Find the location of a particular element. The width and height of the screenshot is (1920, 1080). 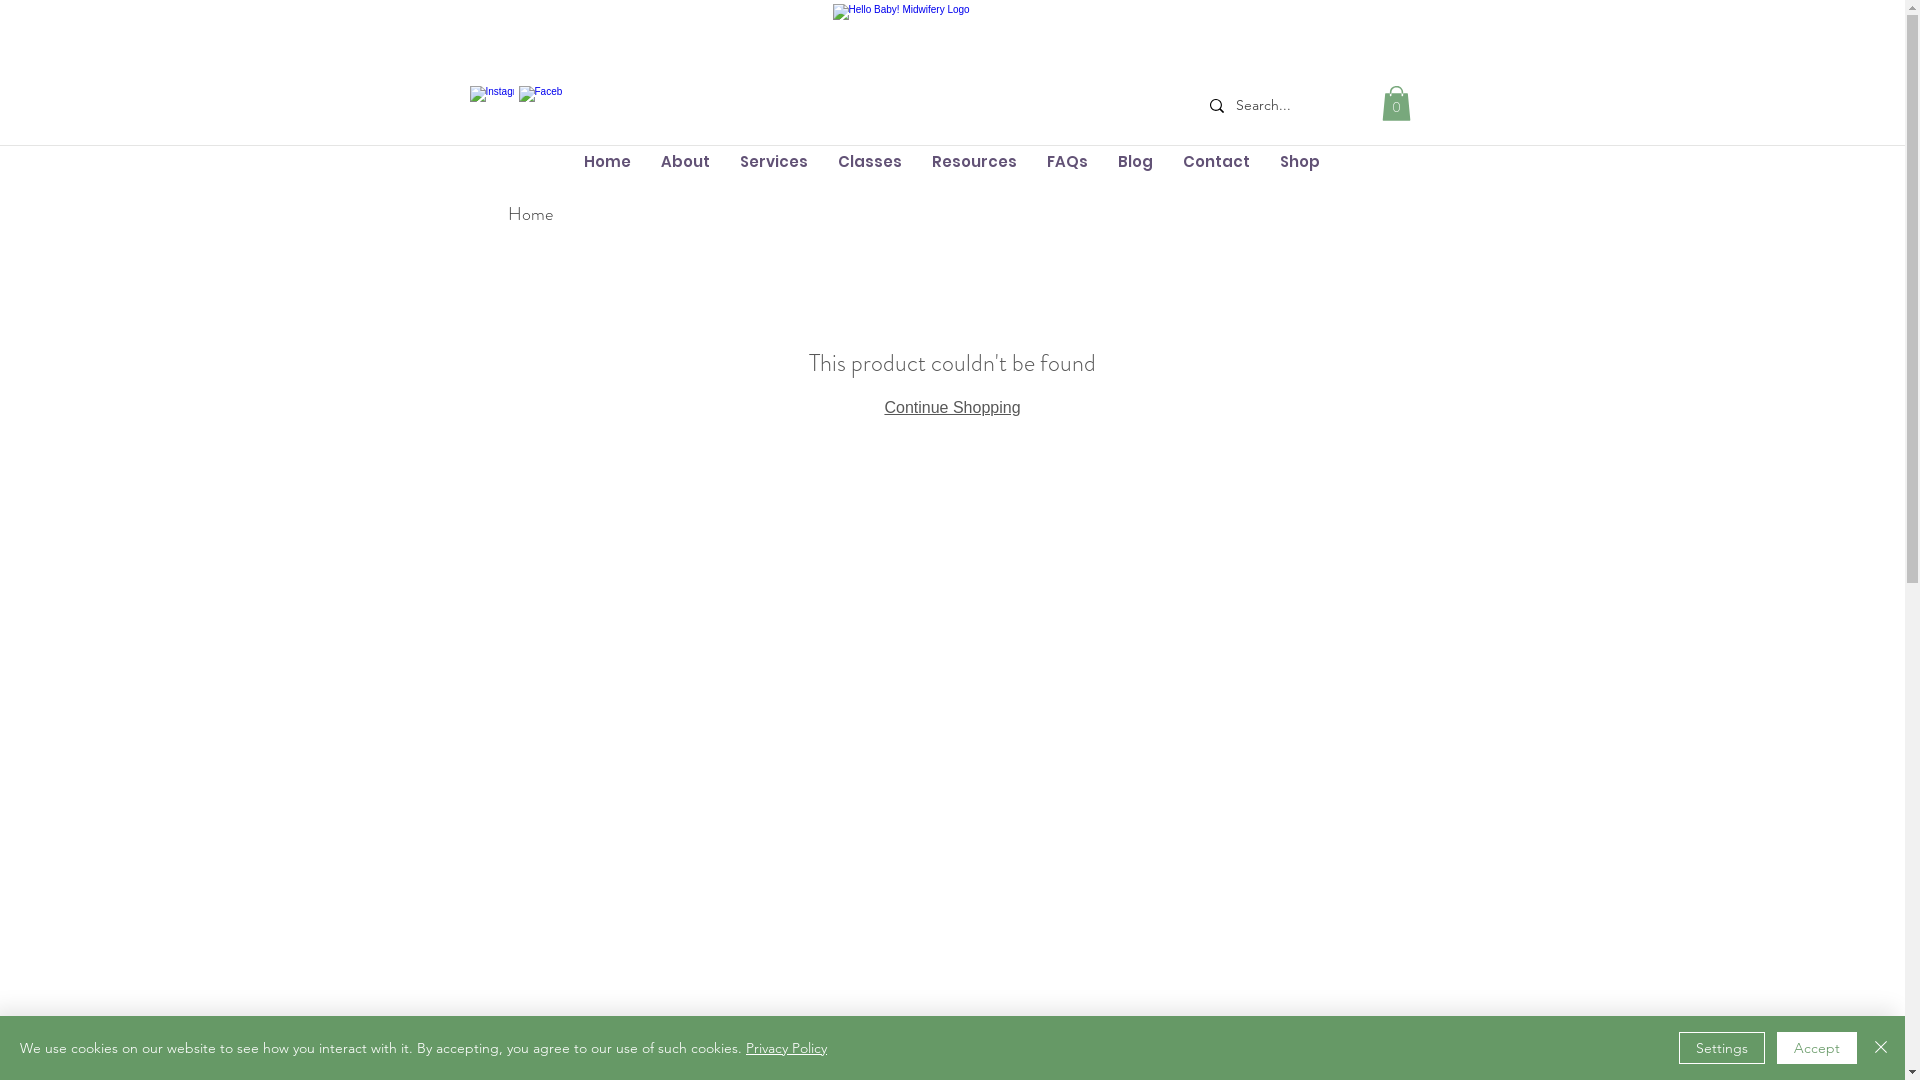

'Continue Shopping' is located at coordinates (950, 406).